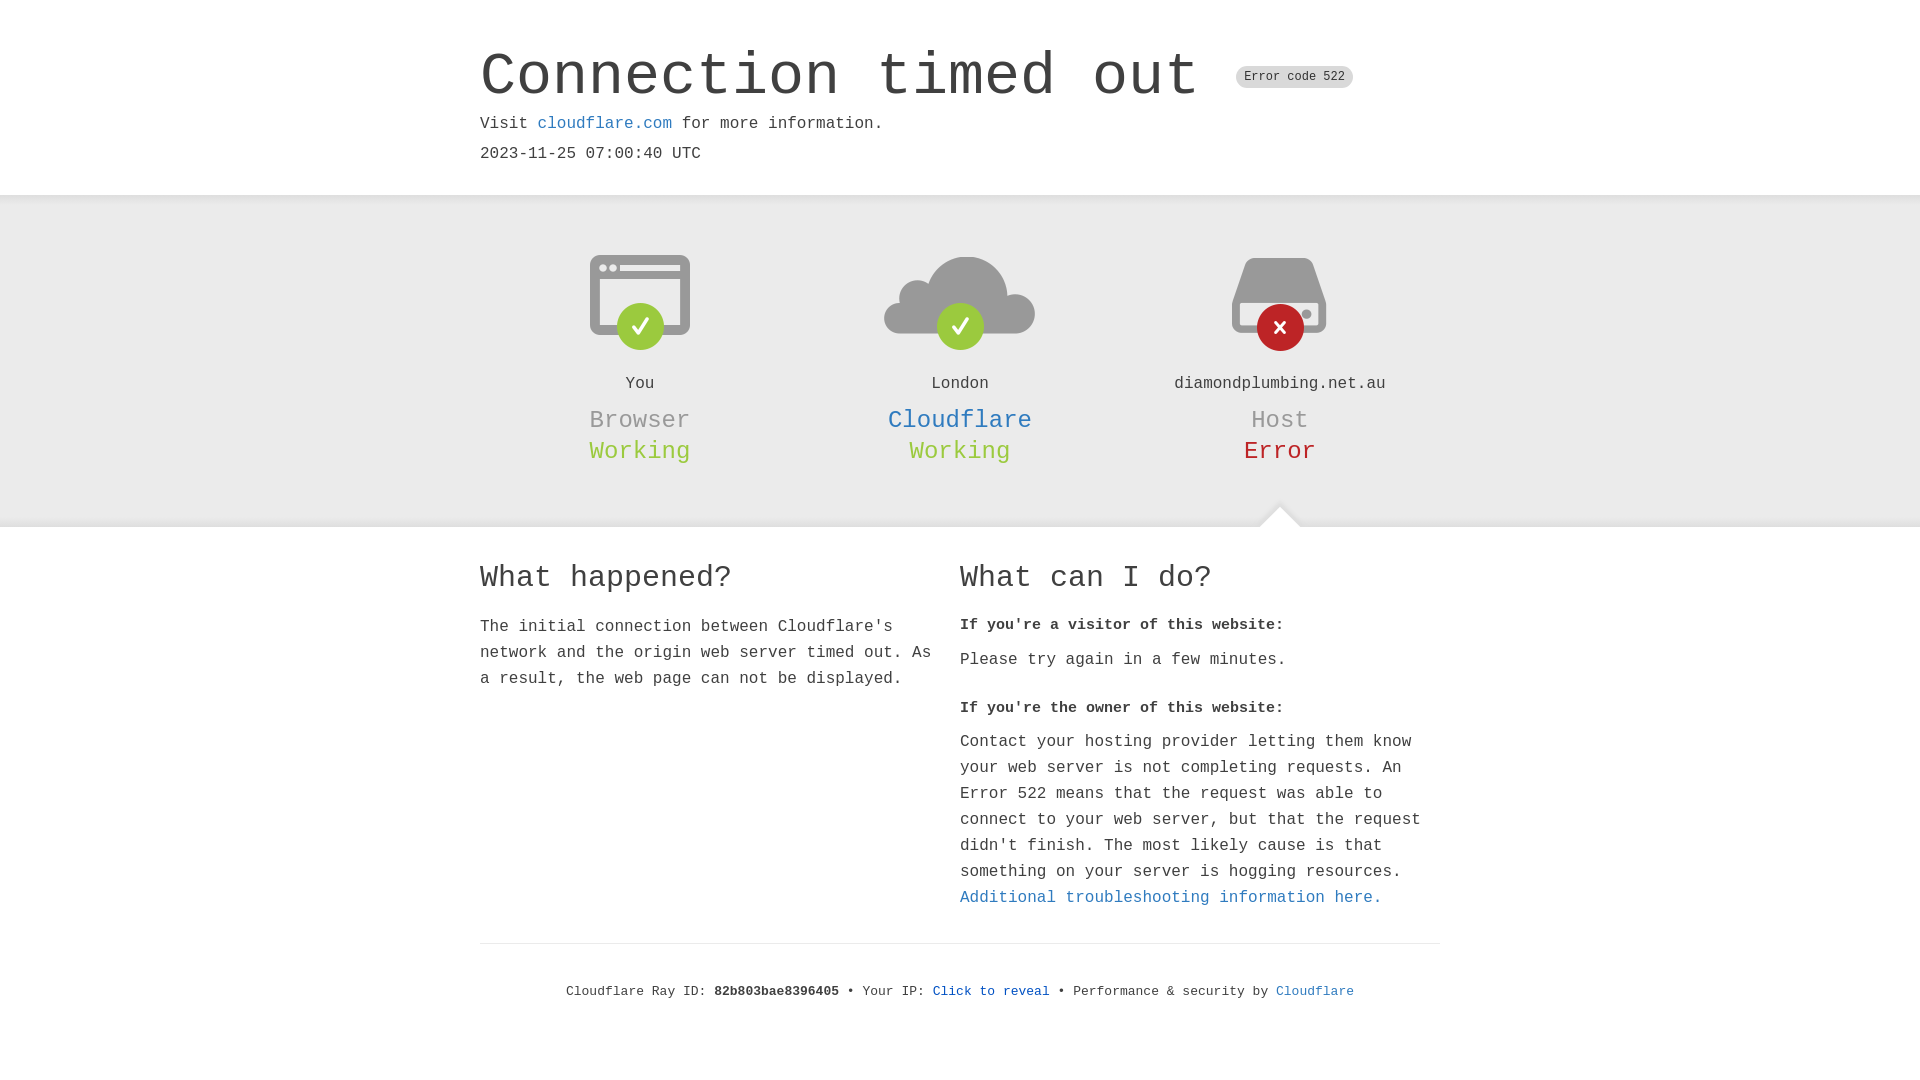 The width and height of the screenshot is (1920, 1080). Describe the element at coordinates (1171, 897) in the screenshot. I see `'Additional troubleshooting information here.'` at that location.